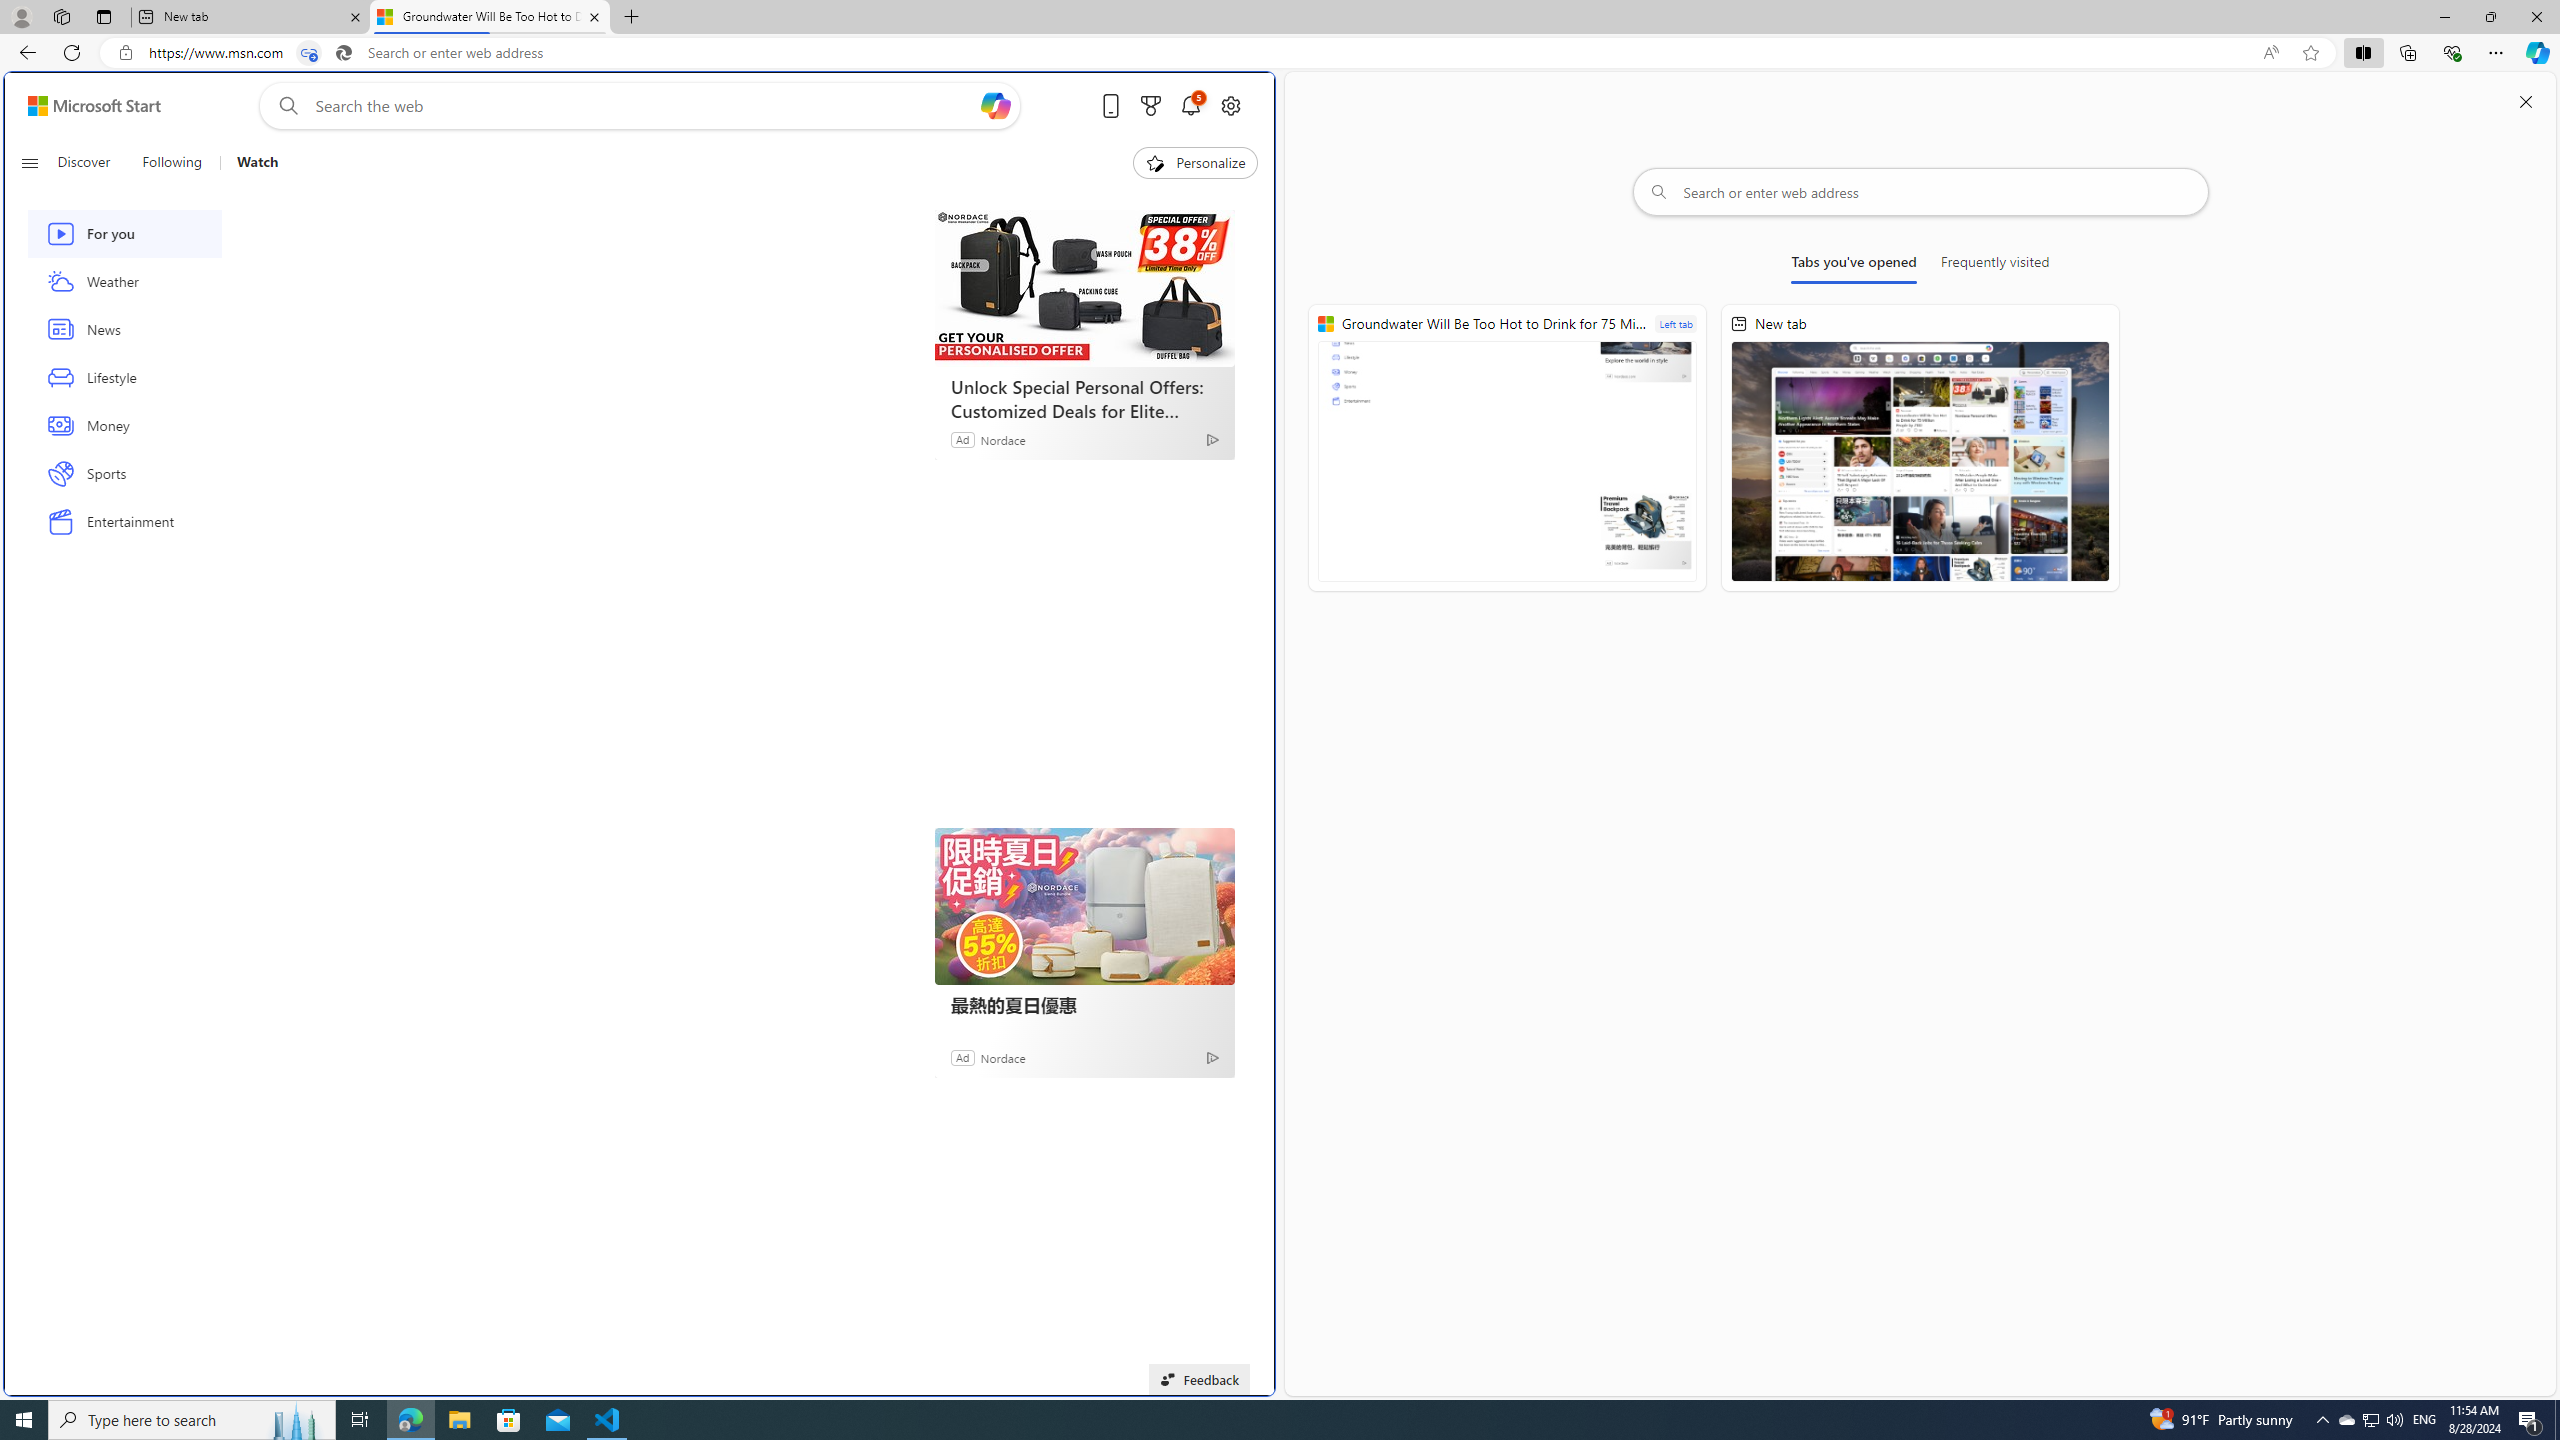  What do you see at coordinates (28, 162) in the screenshot?
I see `'Class: button-glyph'` at bounding box center [28, 162].